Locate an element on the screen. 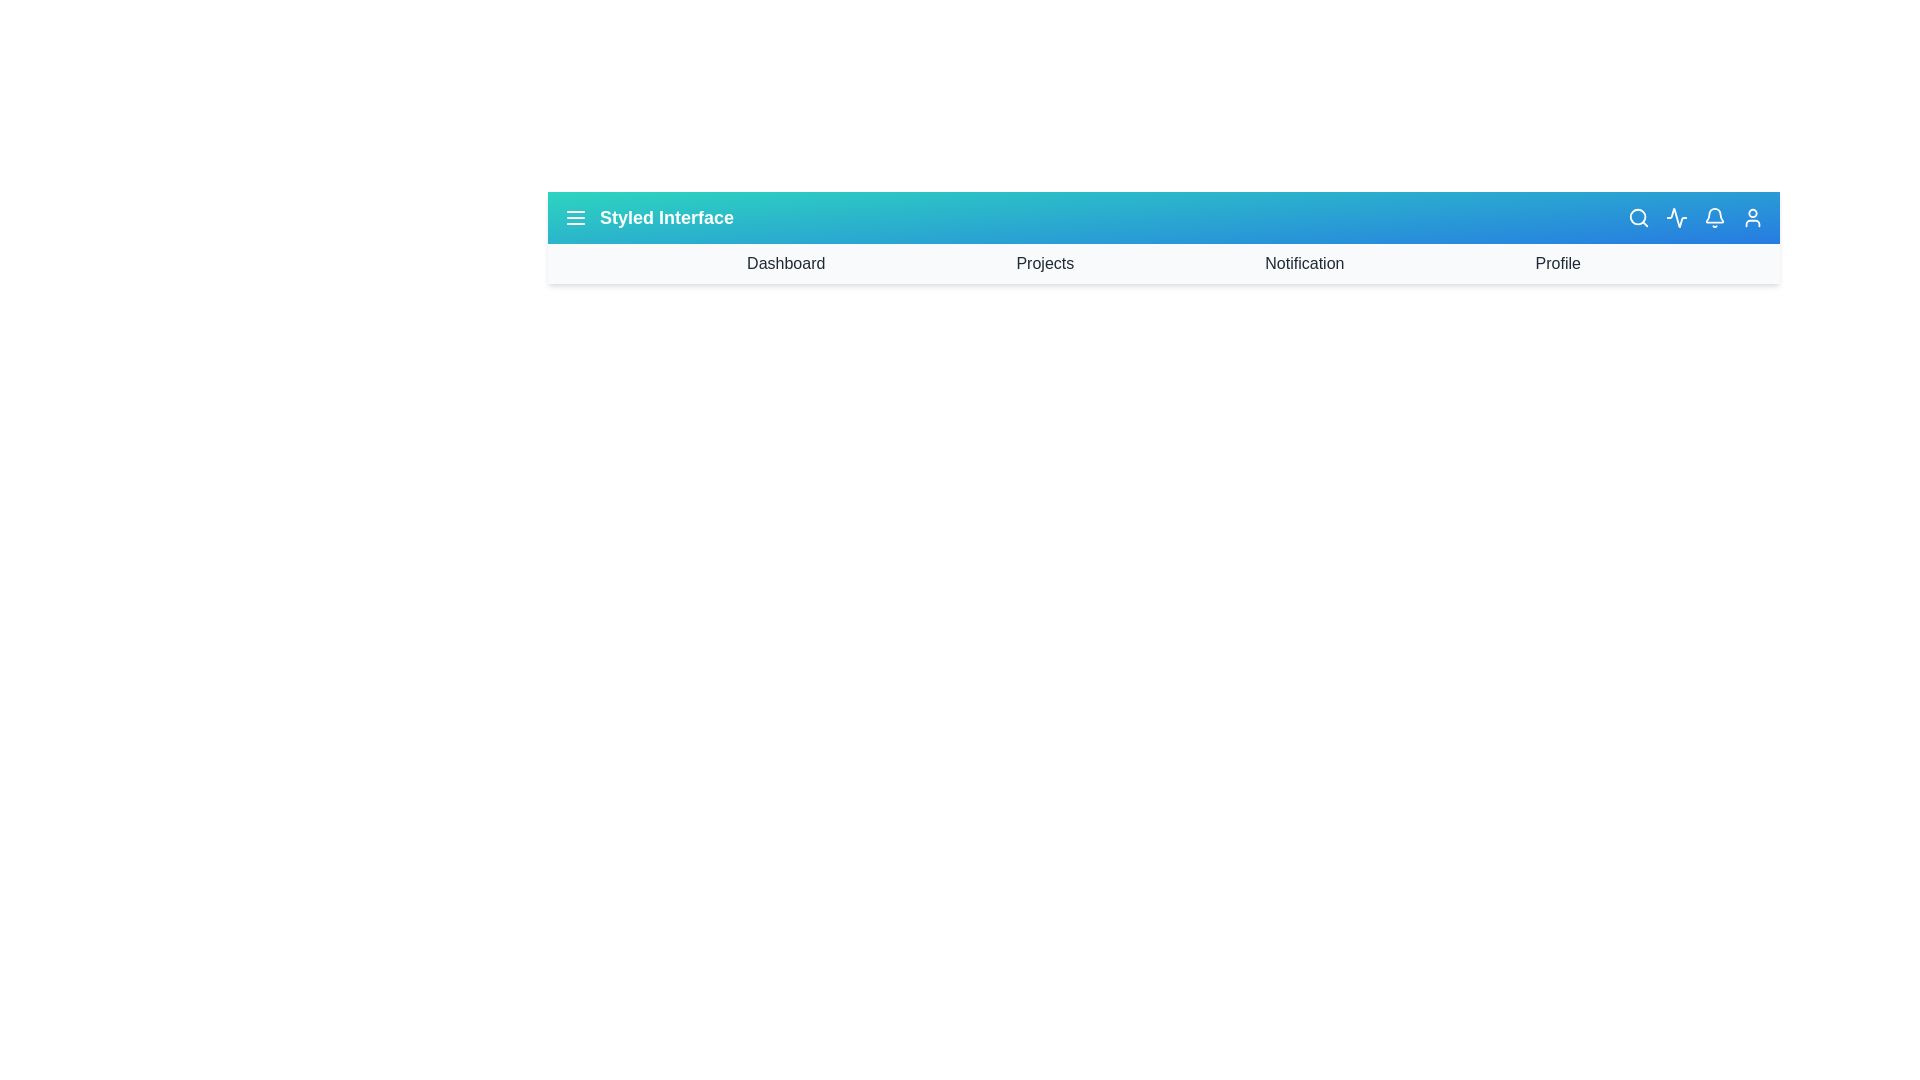 This screenshot has width=1920, height=1080. the search icon in the header is located at coordinates (1638, 218).